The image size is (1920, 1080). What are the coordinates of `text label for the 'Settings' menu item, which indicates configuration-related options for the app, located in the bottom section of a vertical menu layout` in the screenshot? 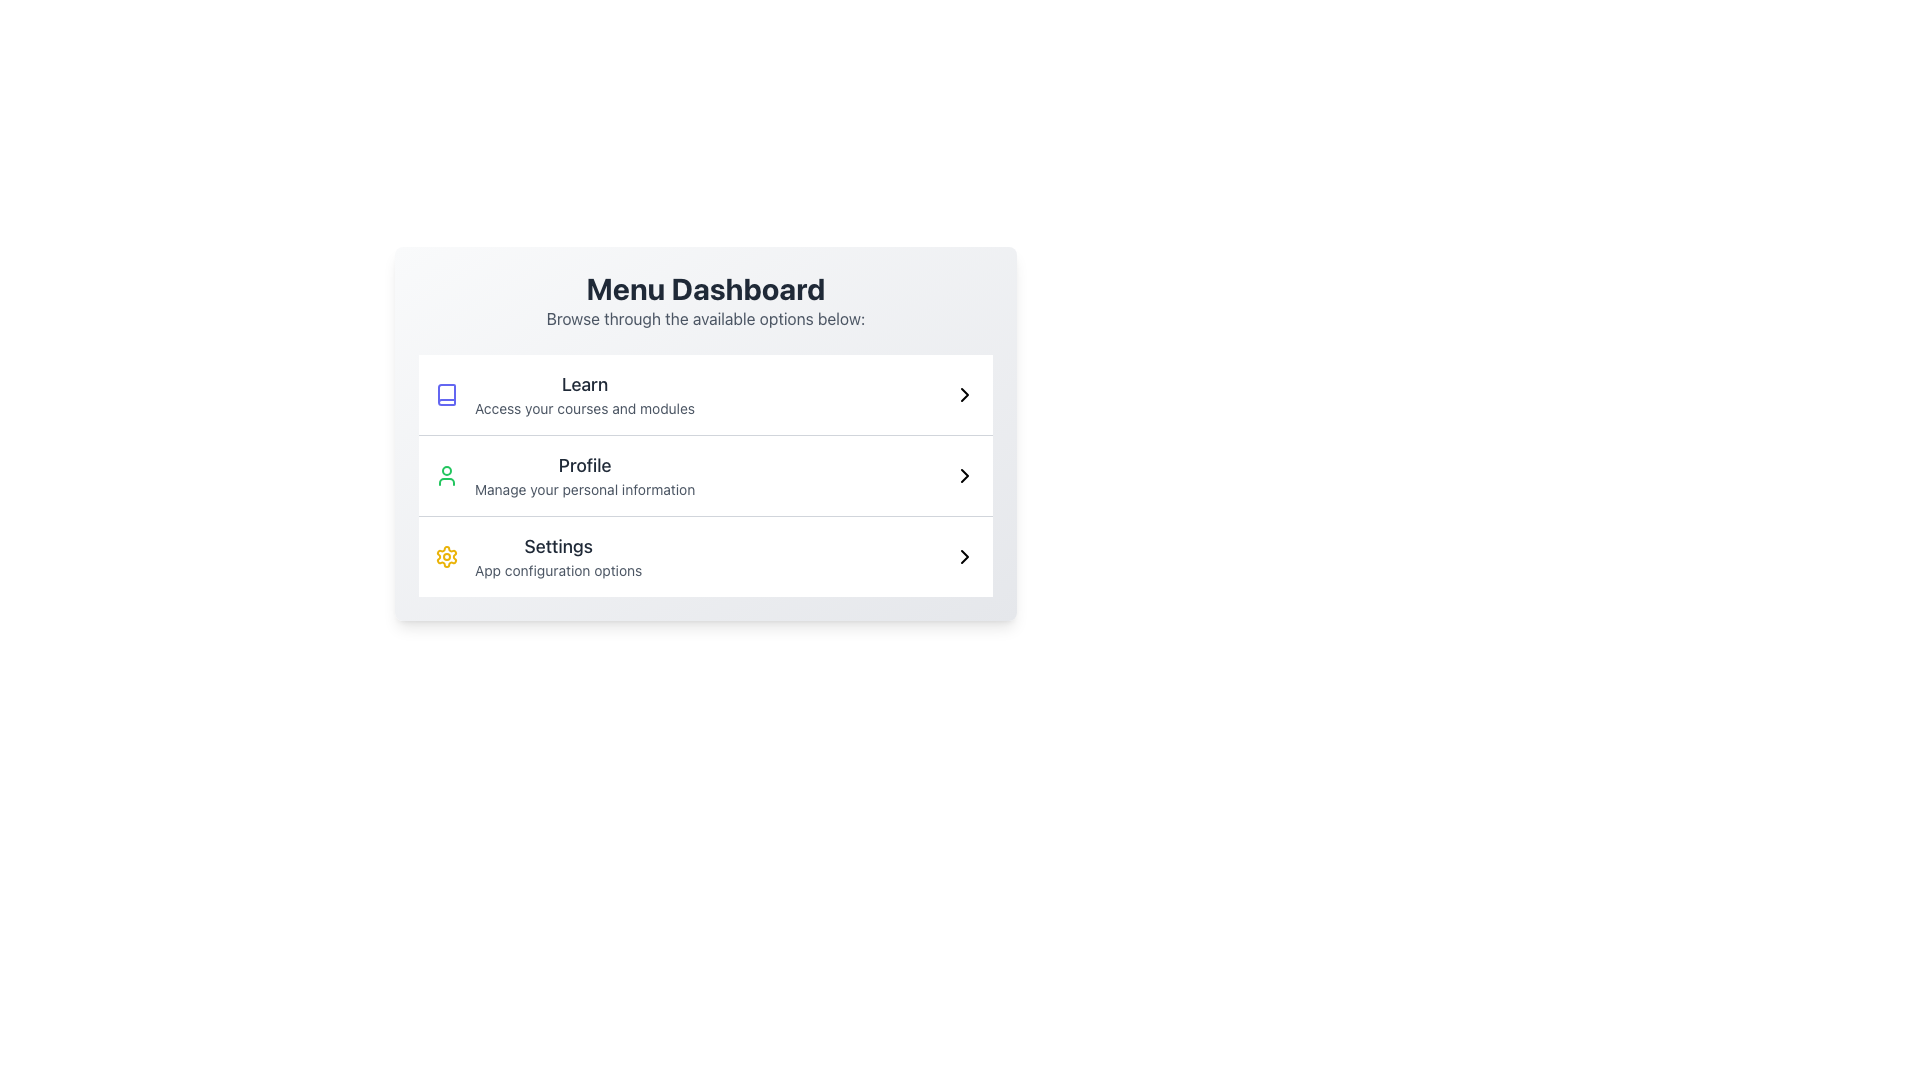 It's located at (558, 547).